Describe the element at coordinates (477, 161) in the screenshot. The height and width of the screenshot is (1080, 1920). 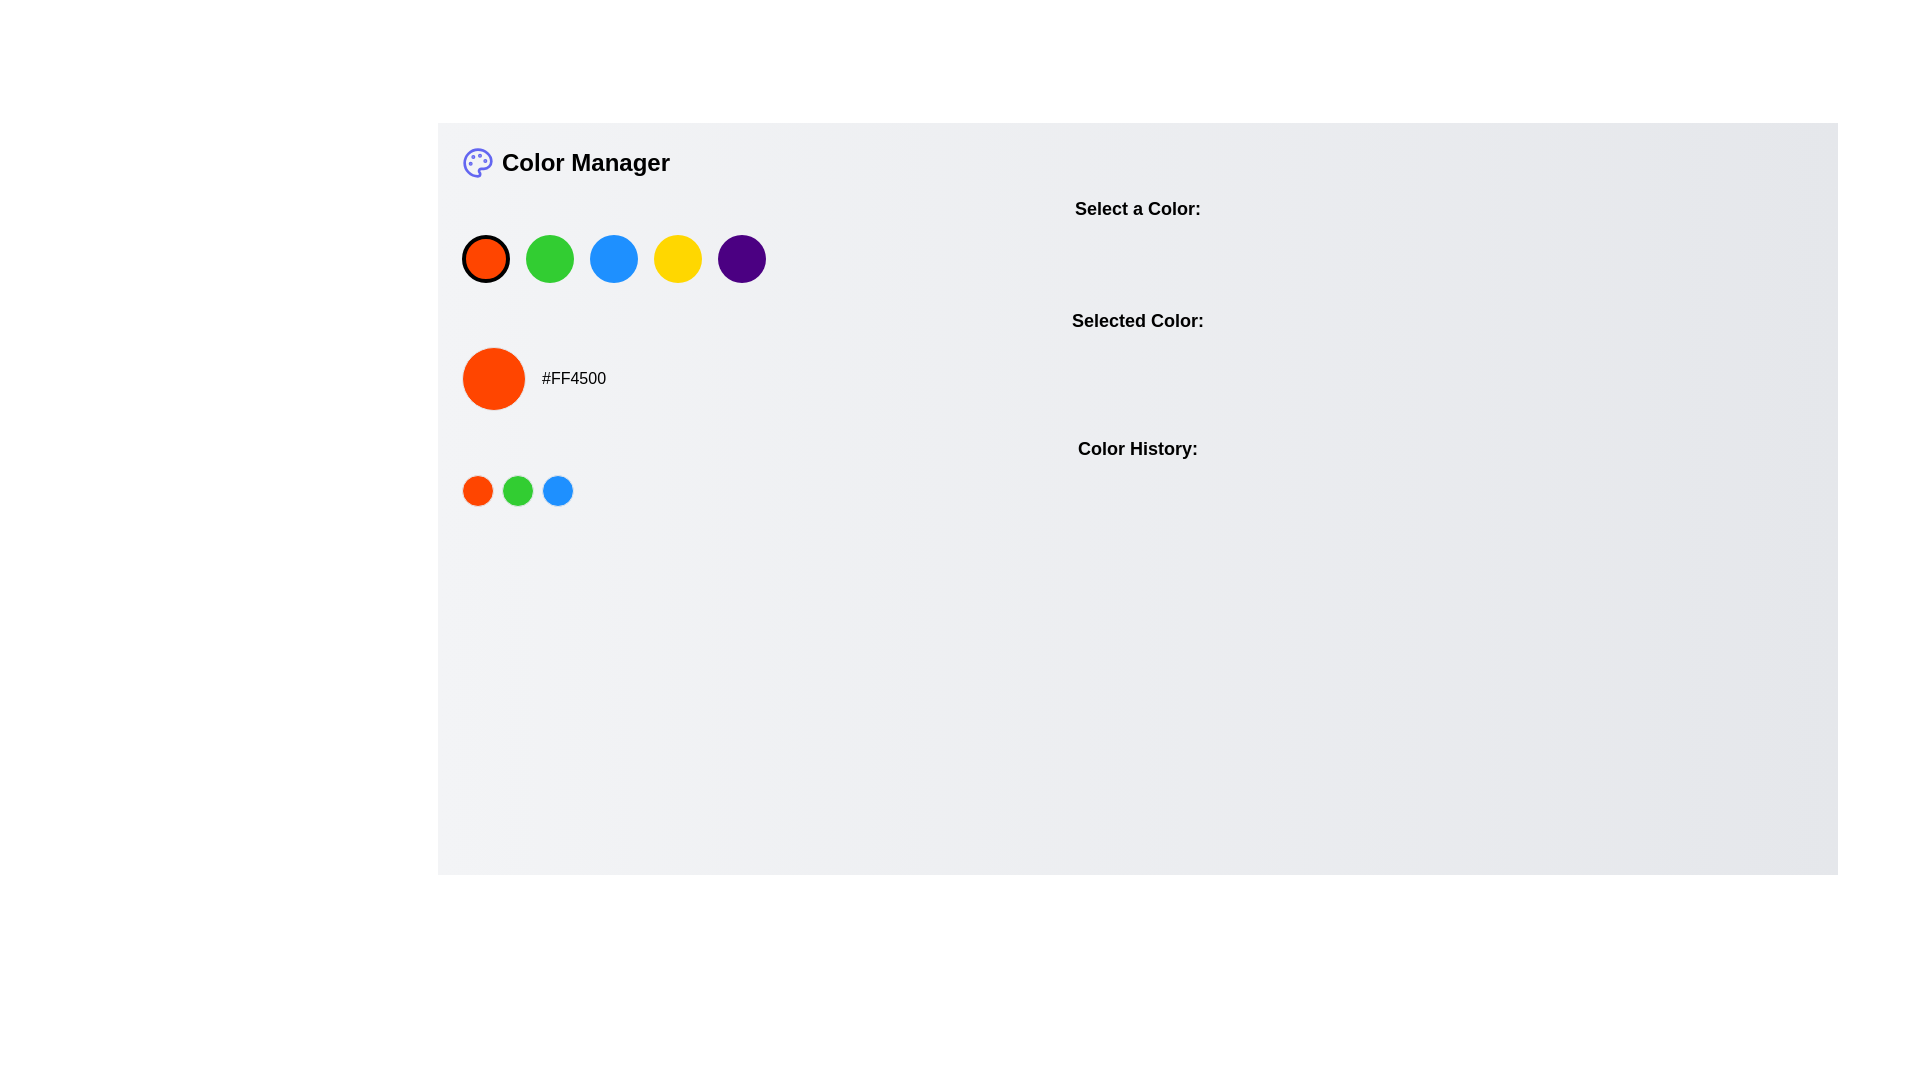
I see `the painter's palette icon located next to the 'Color Manager' text in the top-left corner of the interface` at that location.